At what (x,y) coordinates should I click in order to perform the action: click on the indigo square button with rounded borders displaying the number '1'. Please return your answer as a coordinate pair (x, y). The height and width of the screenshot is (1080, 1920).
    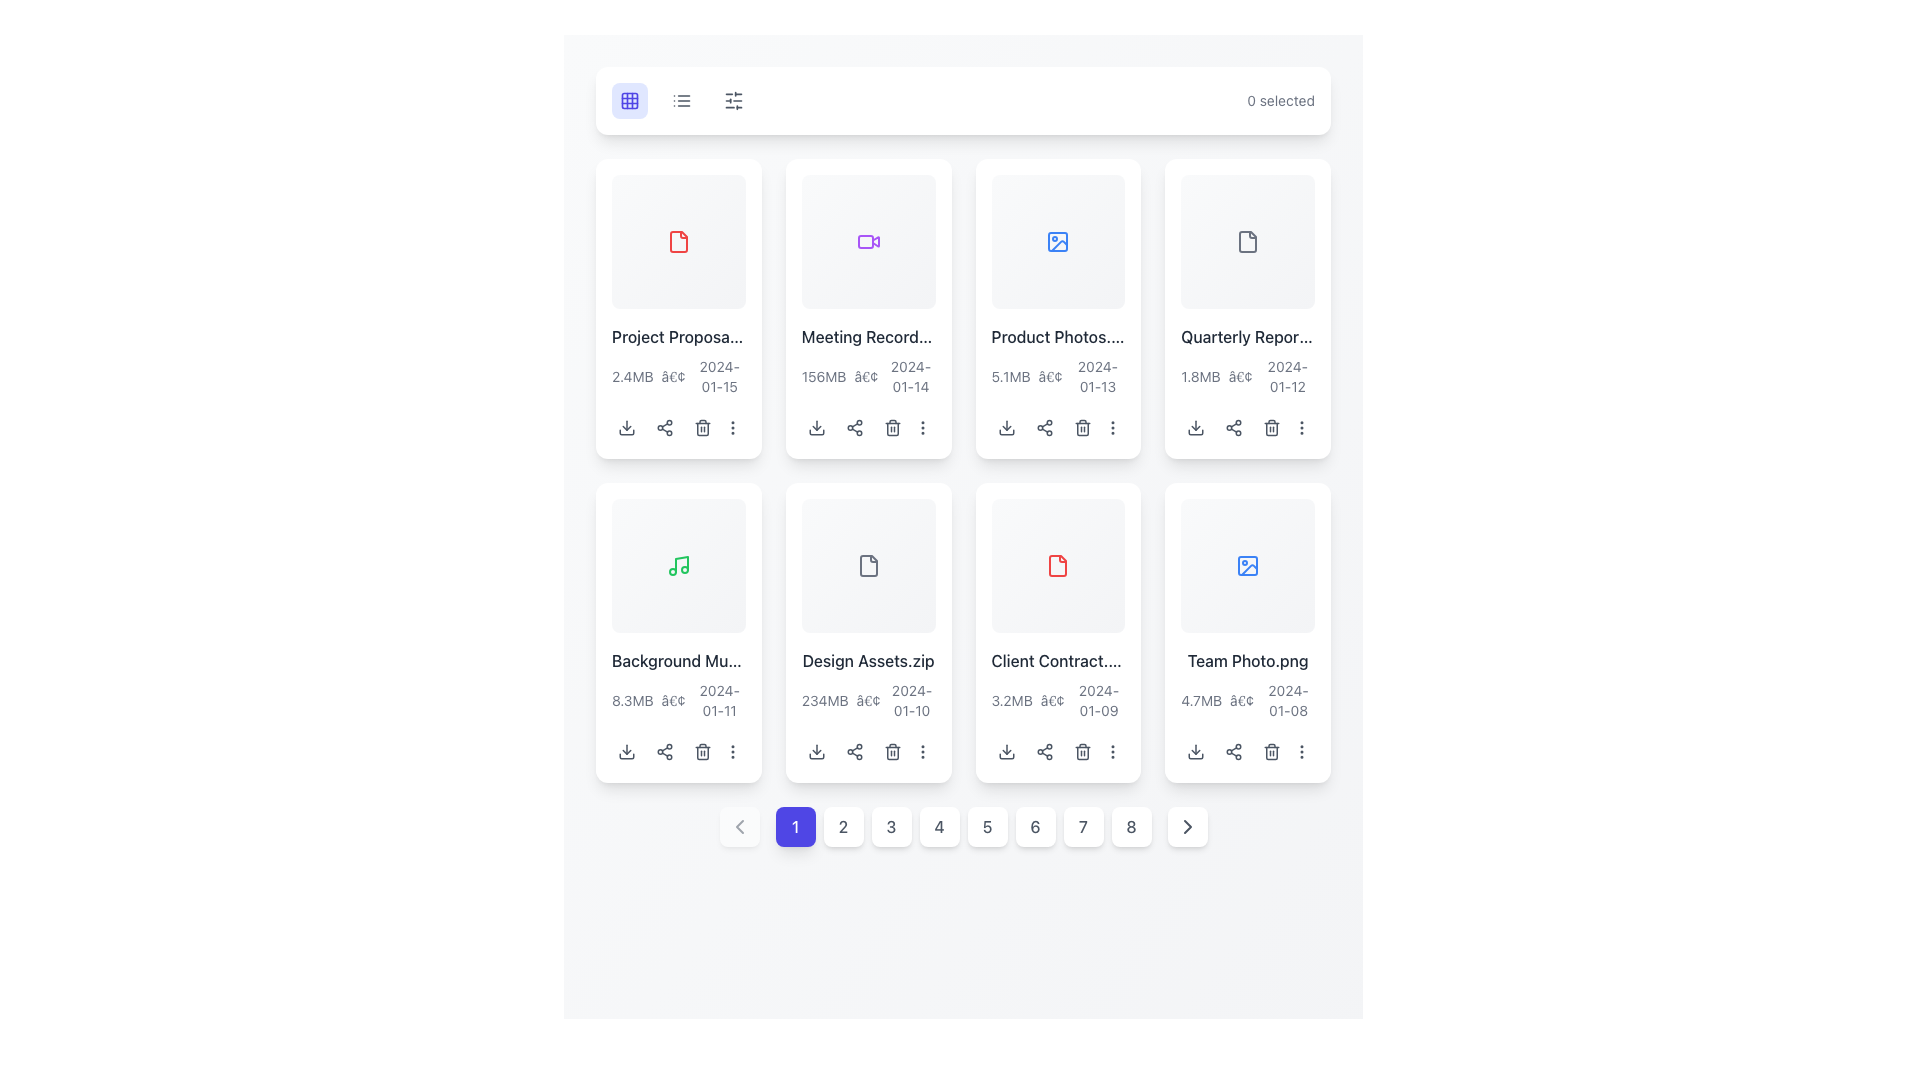
    Looking at the image, I should click on (794, 826).